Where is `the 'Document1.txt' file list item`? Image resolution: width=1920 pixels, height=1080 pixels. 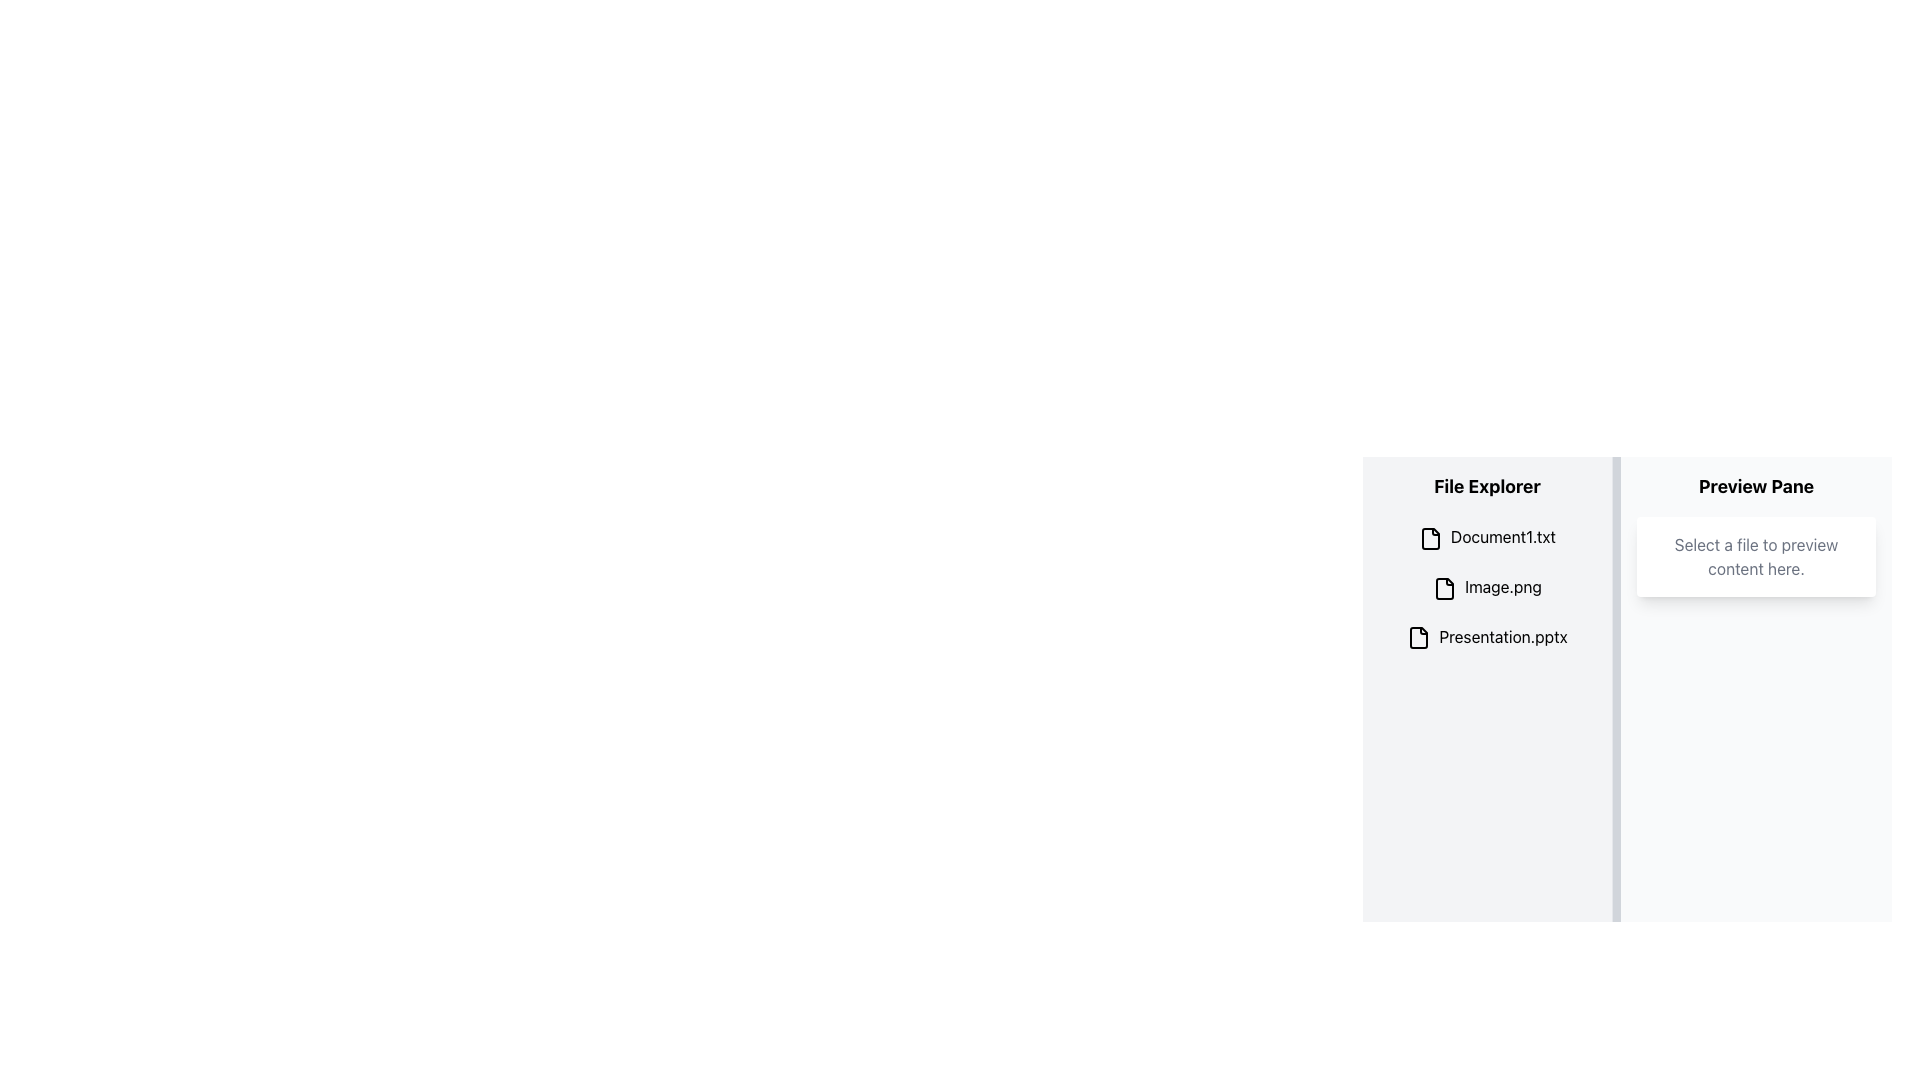 the 'Document1.txt' file list item is located at coordinates (1487, 536).